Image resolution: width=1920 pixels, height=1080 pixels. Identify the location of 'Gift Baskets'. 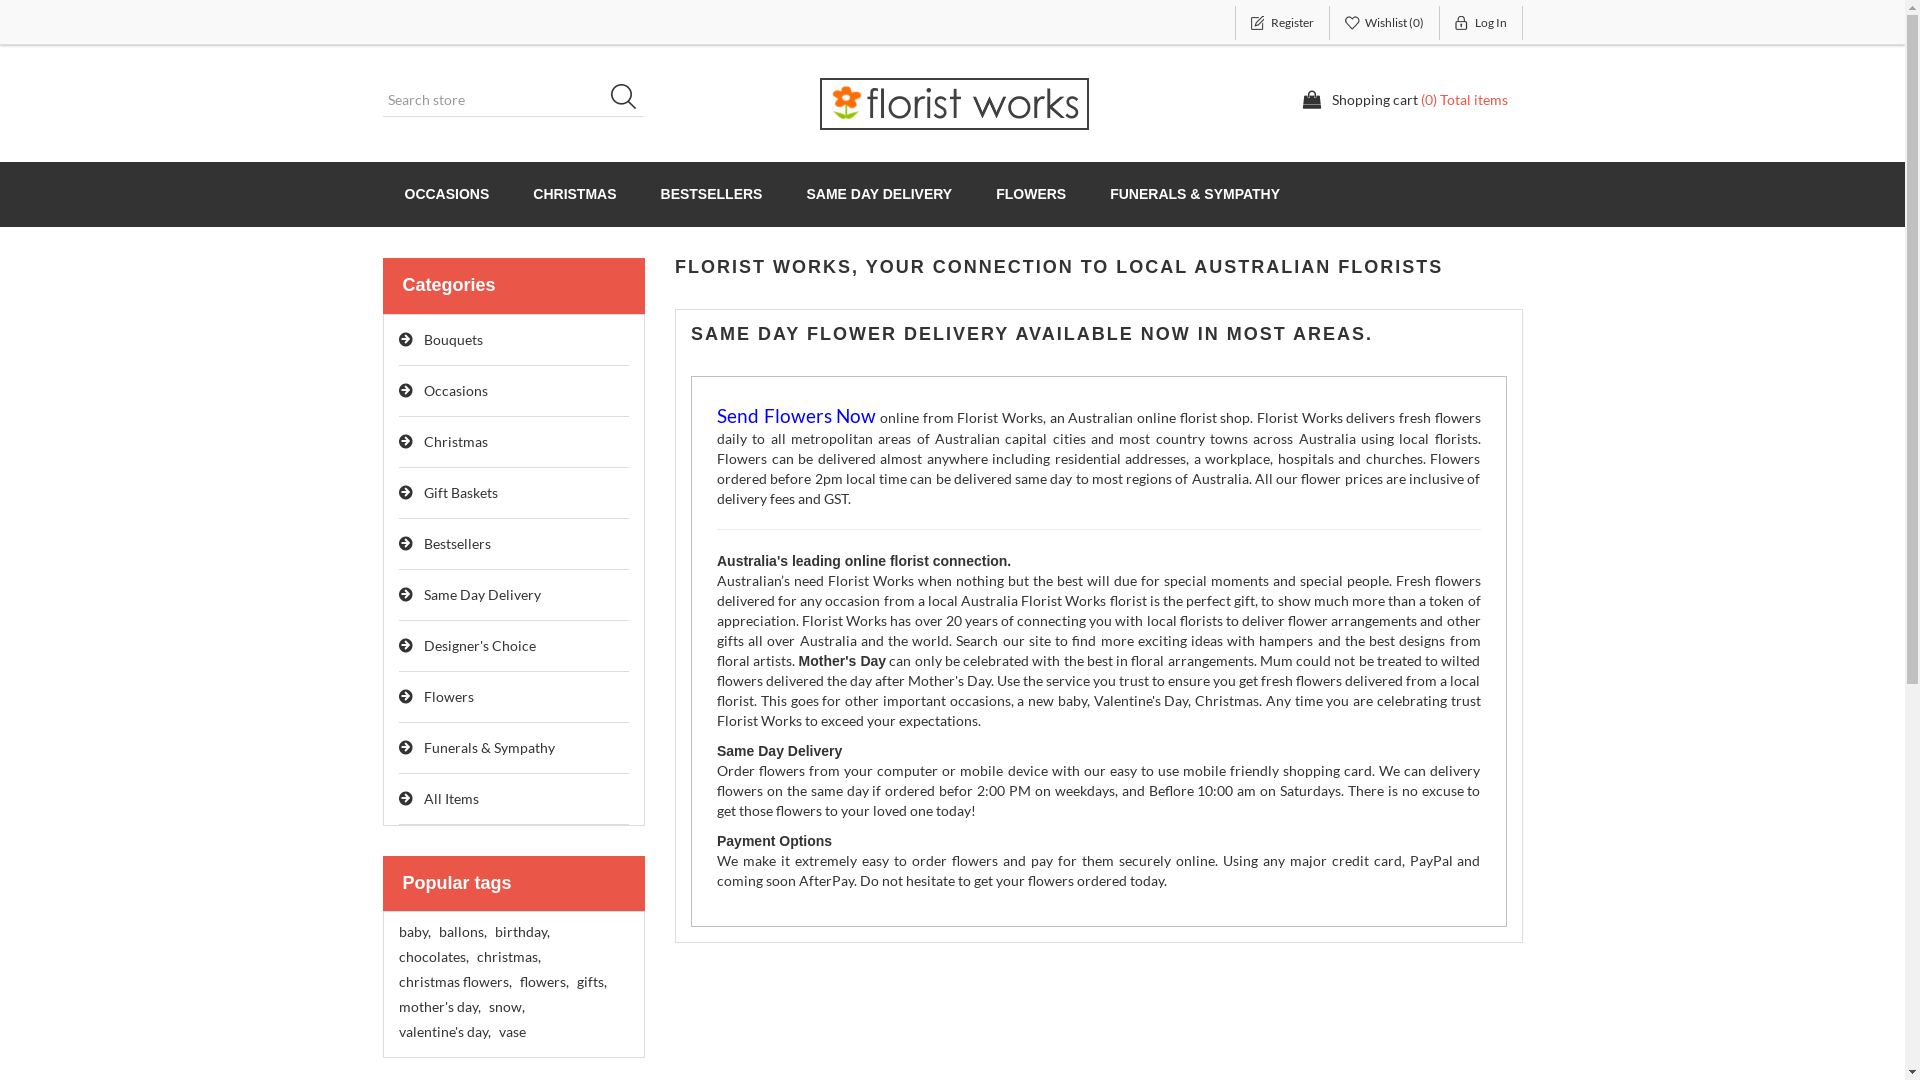
(513, 493).